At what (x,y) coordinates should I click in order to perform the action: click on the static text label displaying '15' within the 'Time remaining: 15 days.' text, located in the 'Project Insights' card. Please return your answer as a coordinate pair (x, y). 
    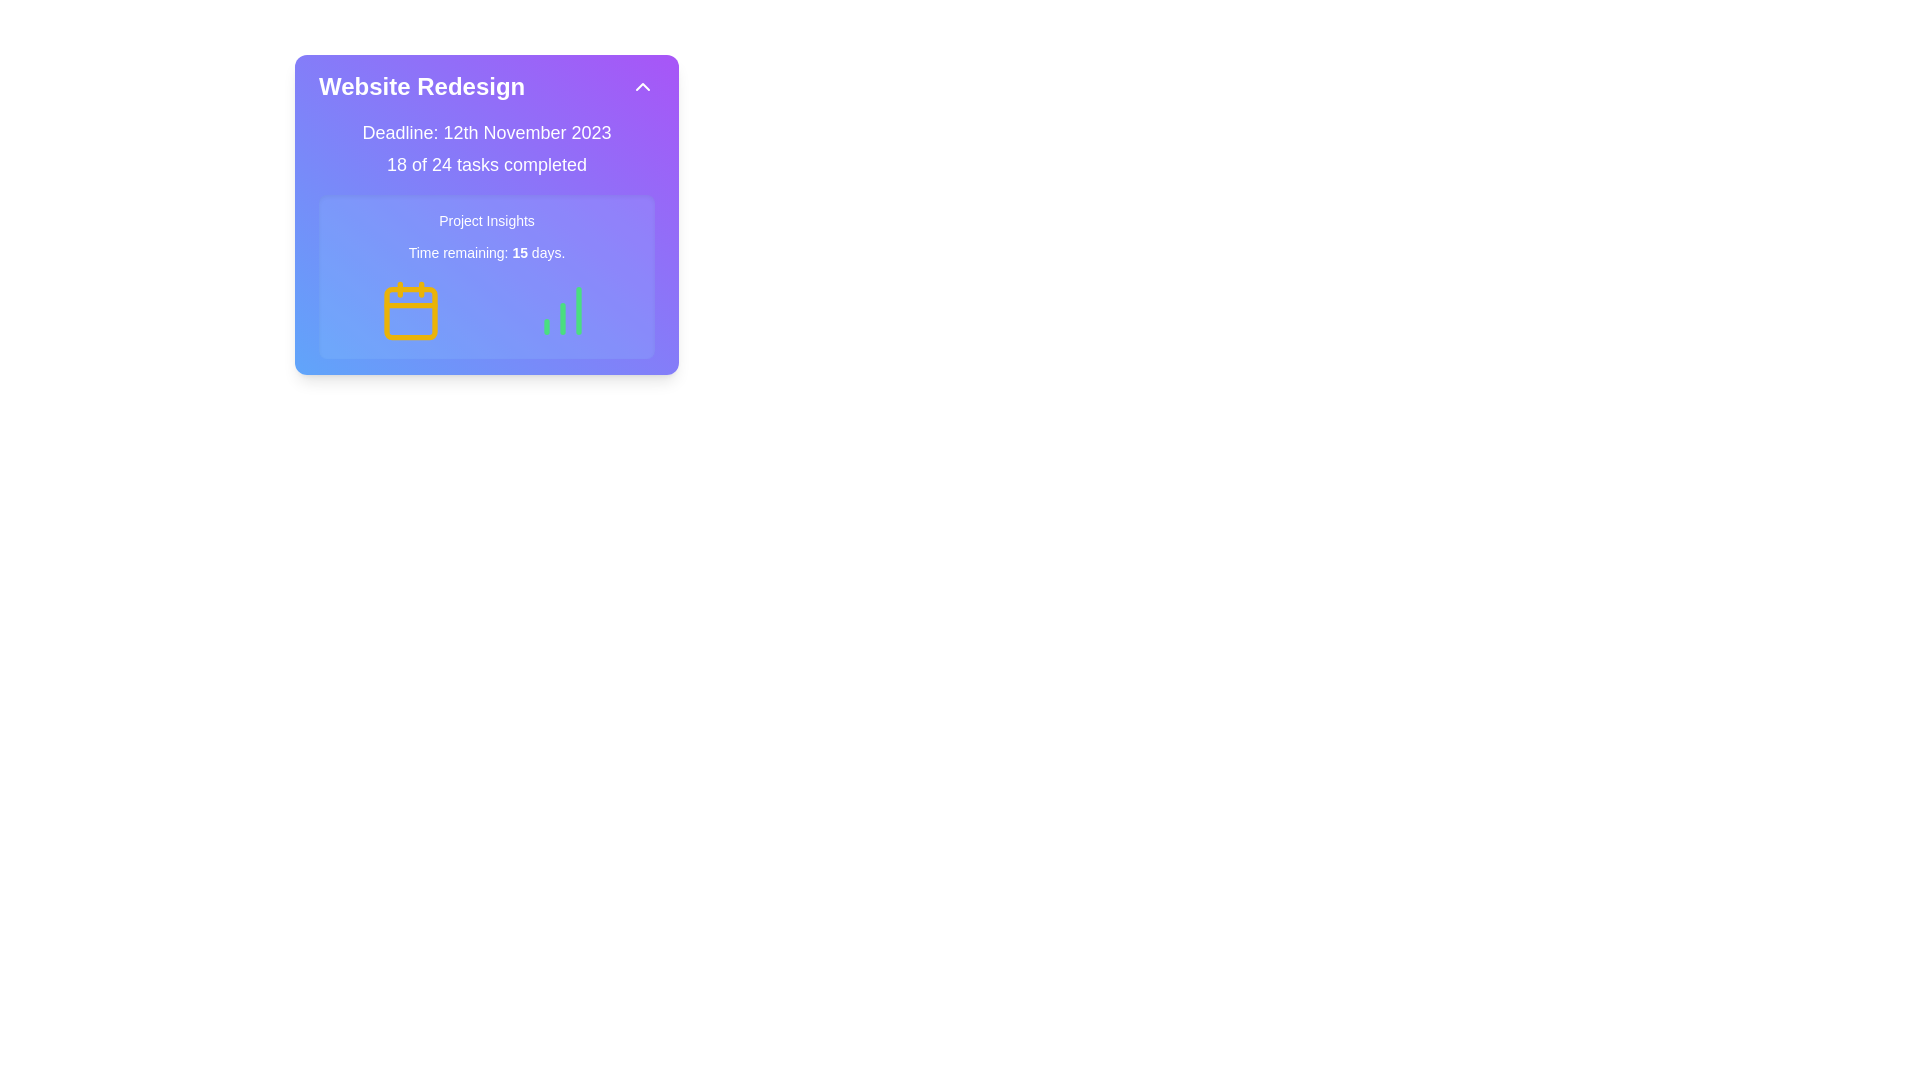
    Looking at the image, I should click on (520, 252).